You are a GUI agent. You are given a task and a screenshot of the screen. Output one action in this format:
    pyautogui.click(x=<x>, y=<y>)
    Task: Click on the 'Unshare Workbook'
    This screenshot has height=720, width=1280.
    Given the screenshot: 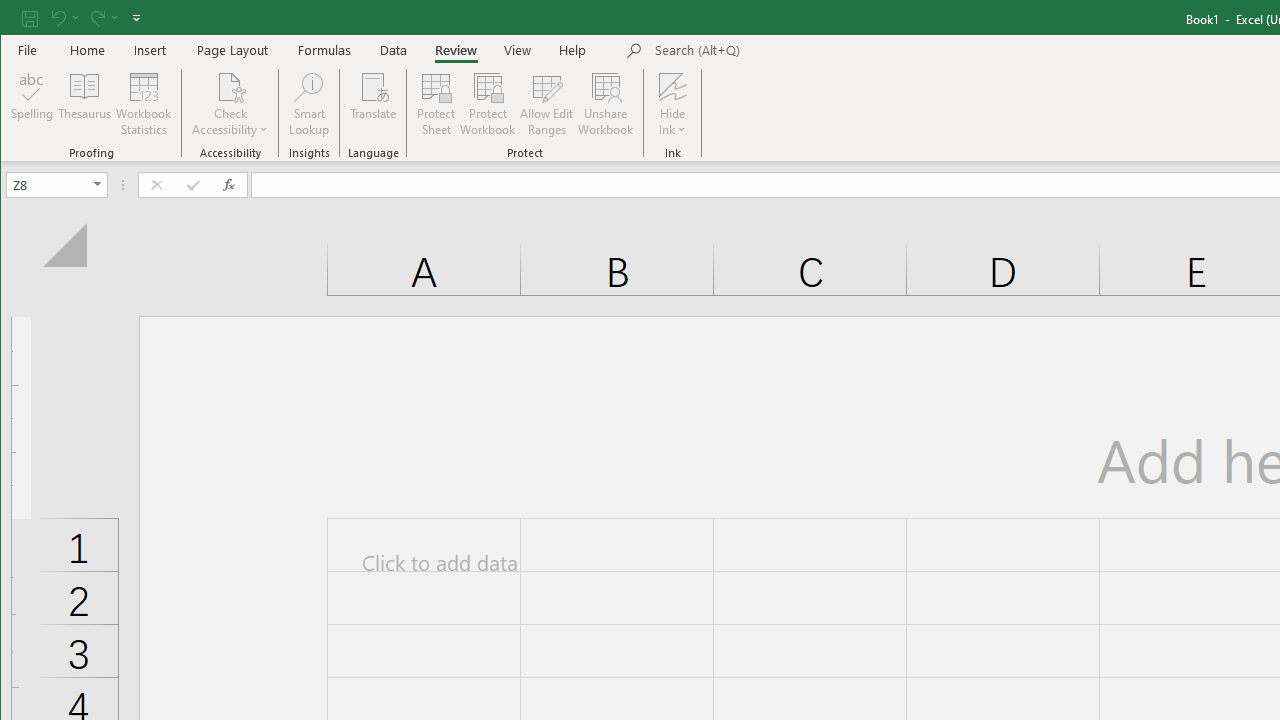 What is the action you would take?
    pyautogui.click(x=605, y=104)
    